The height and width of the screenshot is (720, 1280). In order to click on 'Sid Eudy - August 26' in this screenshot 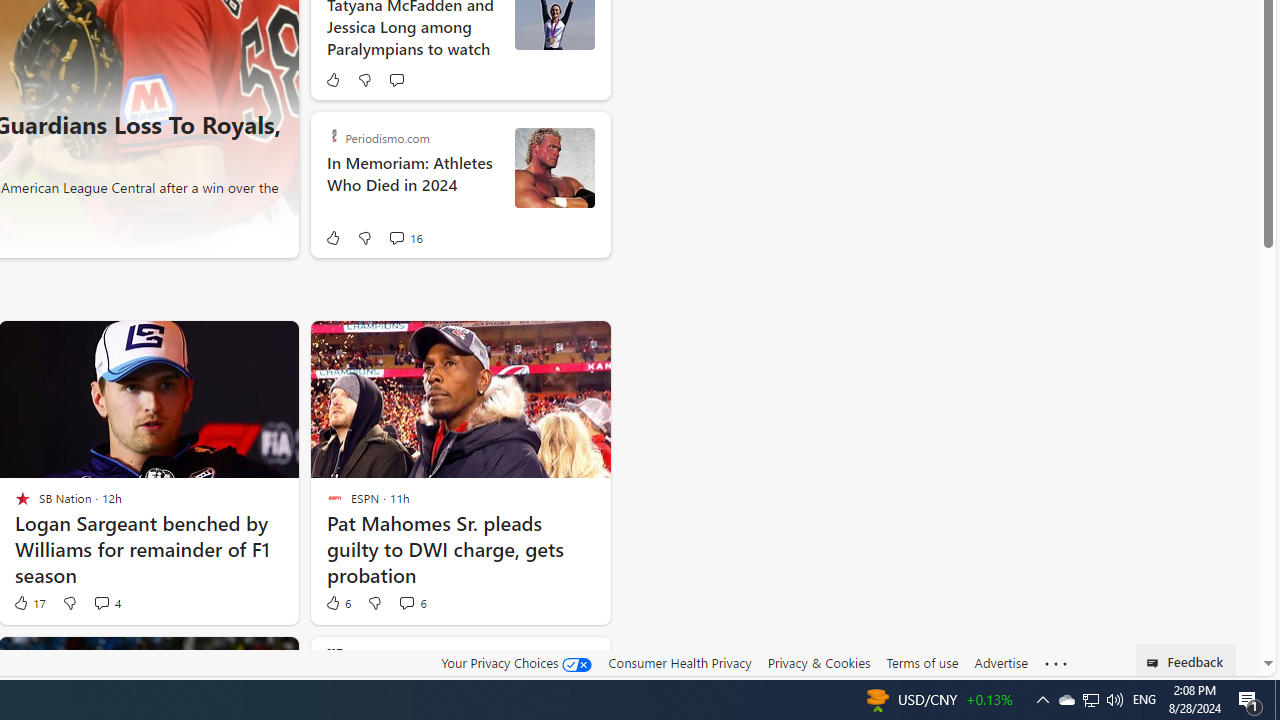, I will do `click(554, 167)`.